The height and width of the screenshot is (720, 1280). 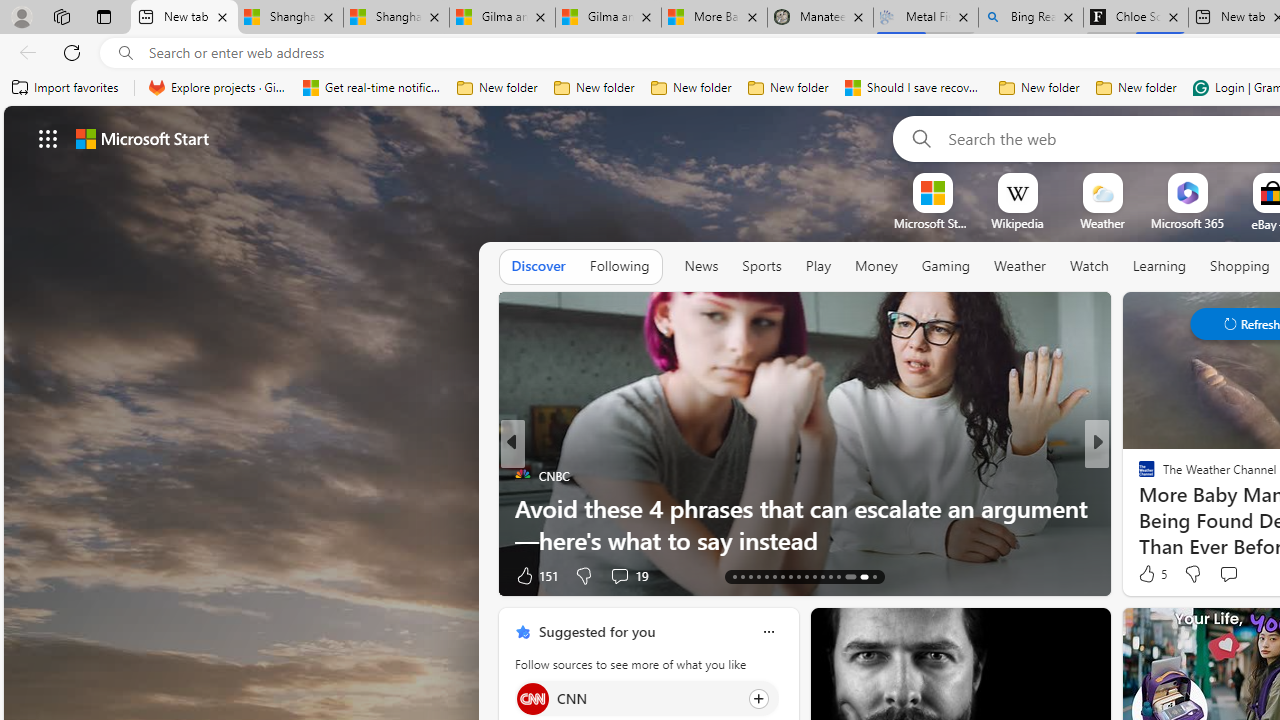 What do you see at coordinates (846, 577) in the screenshot?
I see `'AutomationID: tab-40'` at bounding box center [846, 577].